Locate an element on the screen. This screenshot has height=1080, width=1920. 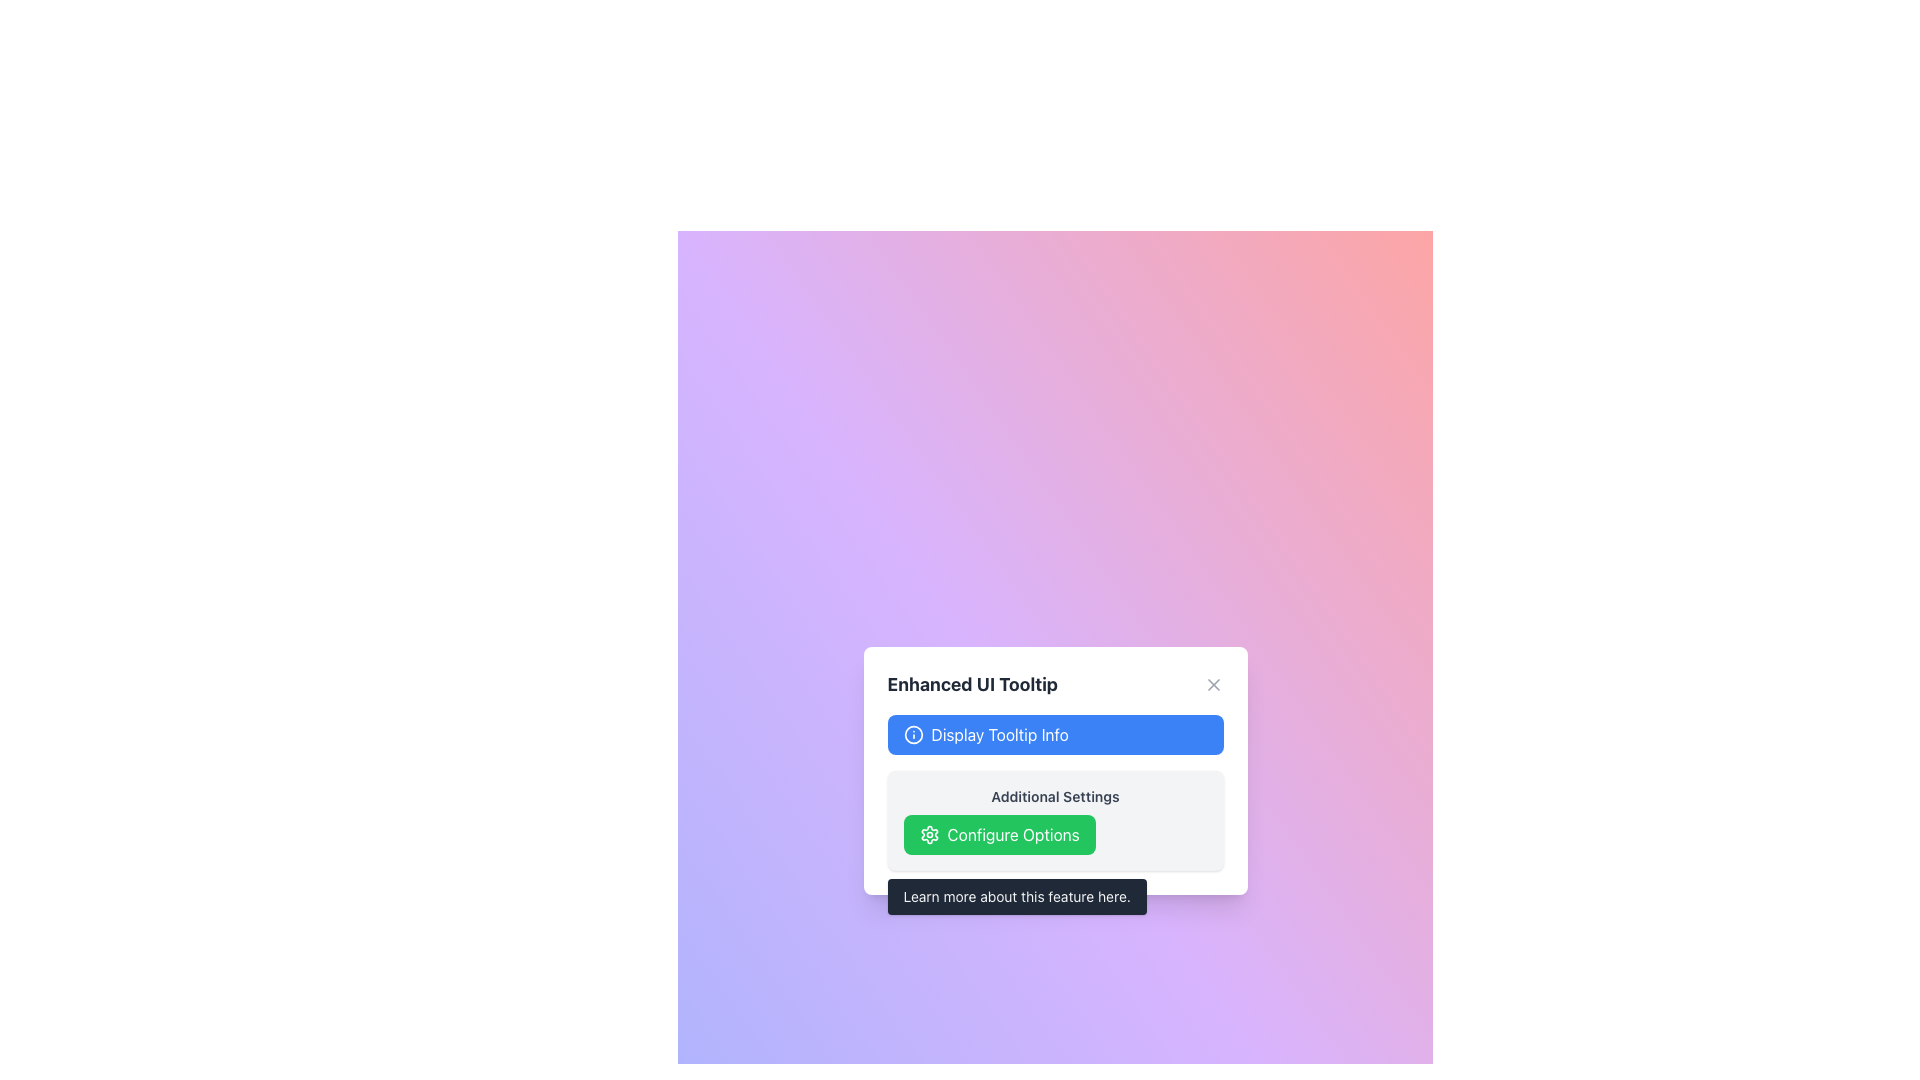
the information icon, which is represented as an outlined circle with a smaller dot and vertical line inside, located to the left of the 'Display Tooltip Info' text in a blue button is located at coordinates (912, 735).